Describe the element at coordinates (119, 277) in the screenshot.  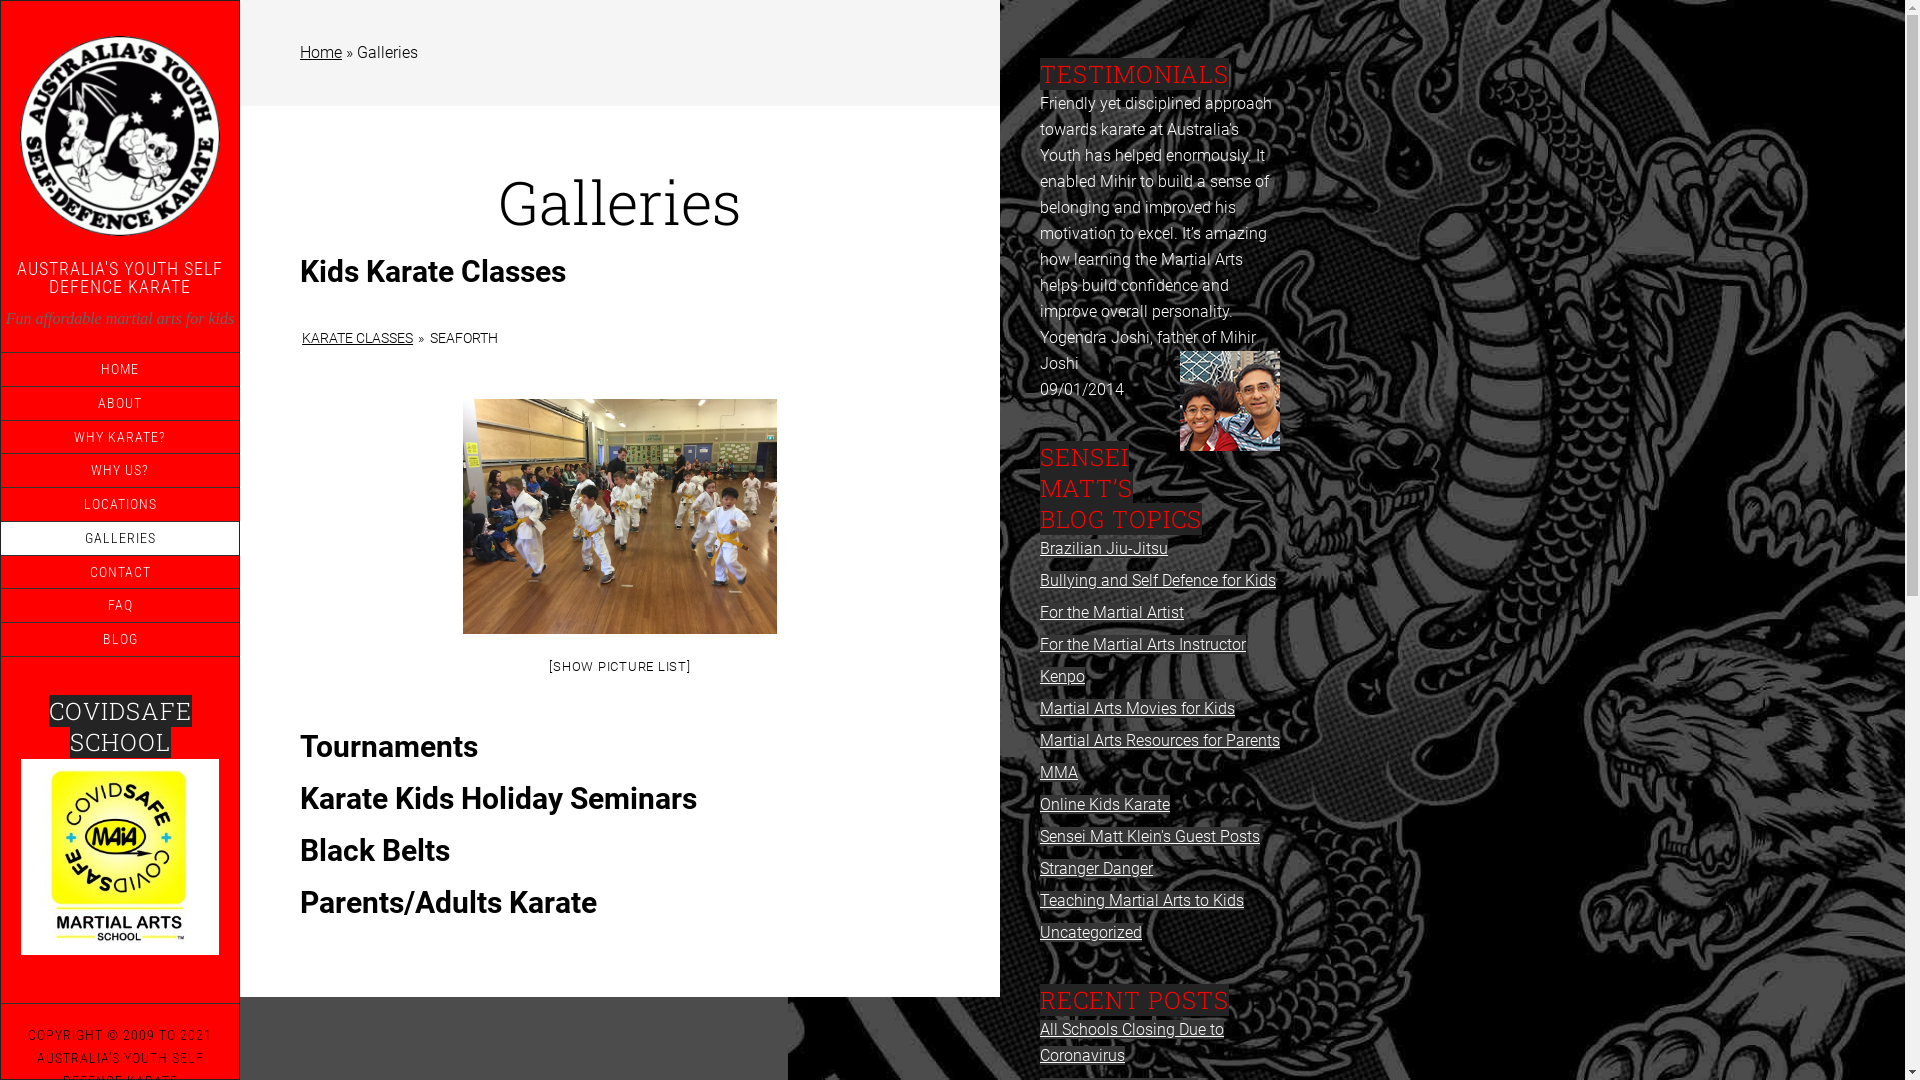
I see `'AUSTRALIA'S YOUTH SELF DEFENCE KARATE'` at that location.